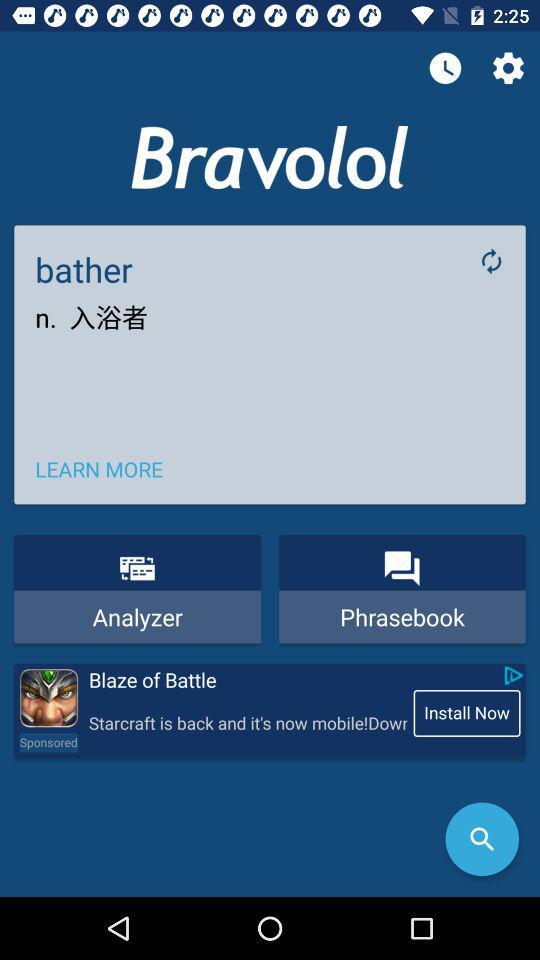  I want to click on icon to the left of the install now icon, so click(247, 722).